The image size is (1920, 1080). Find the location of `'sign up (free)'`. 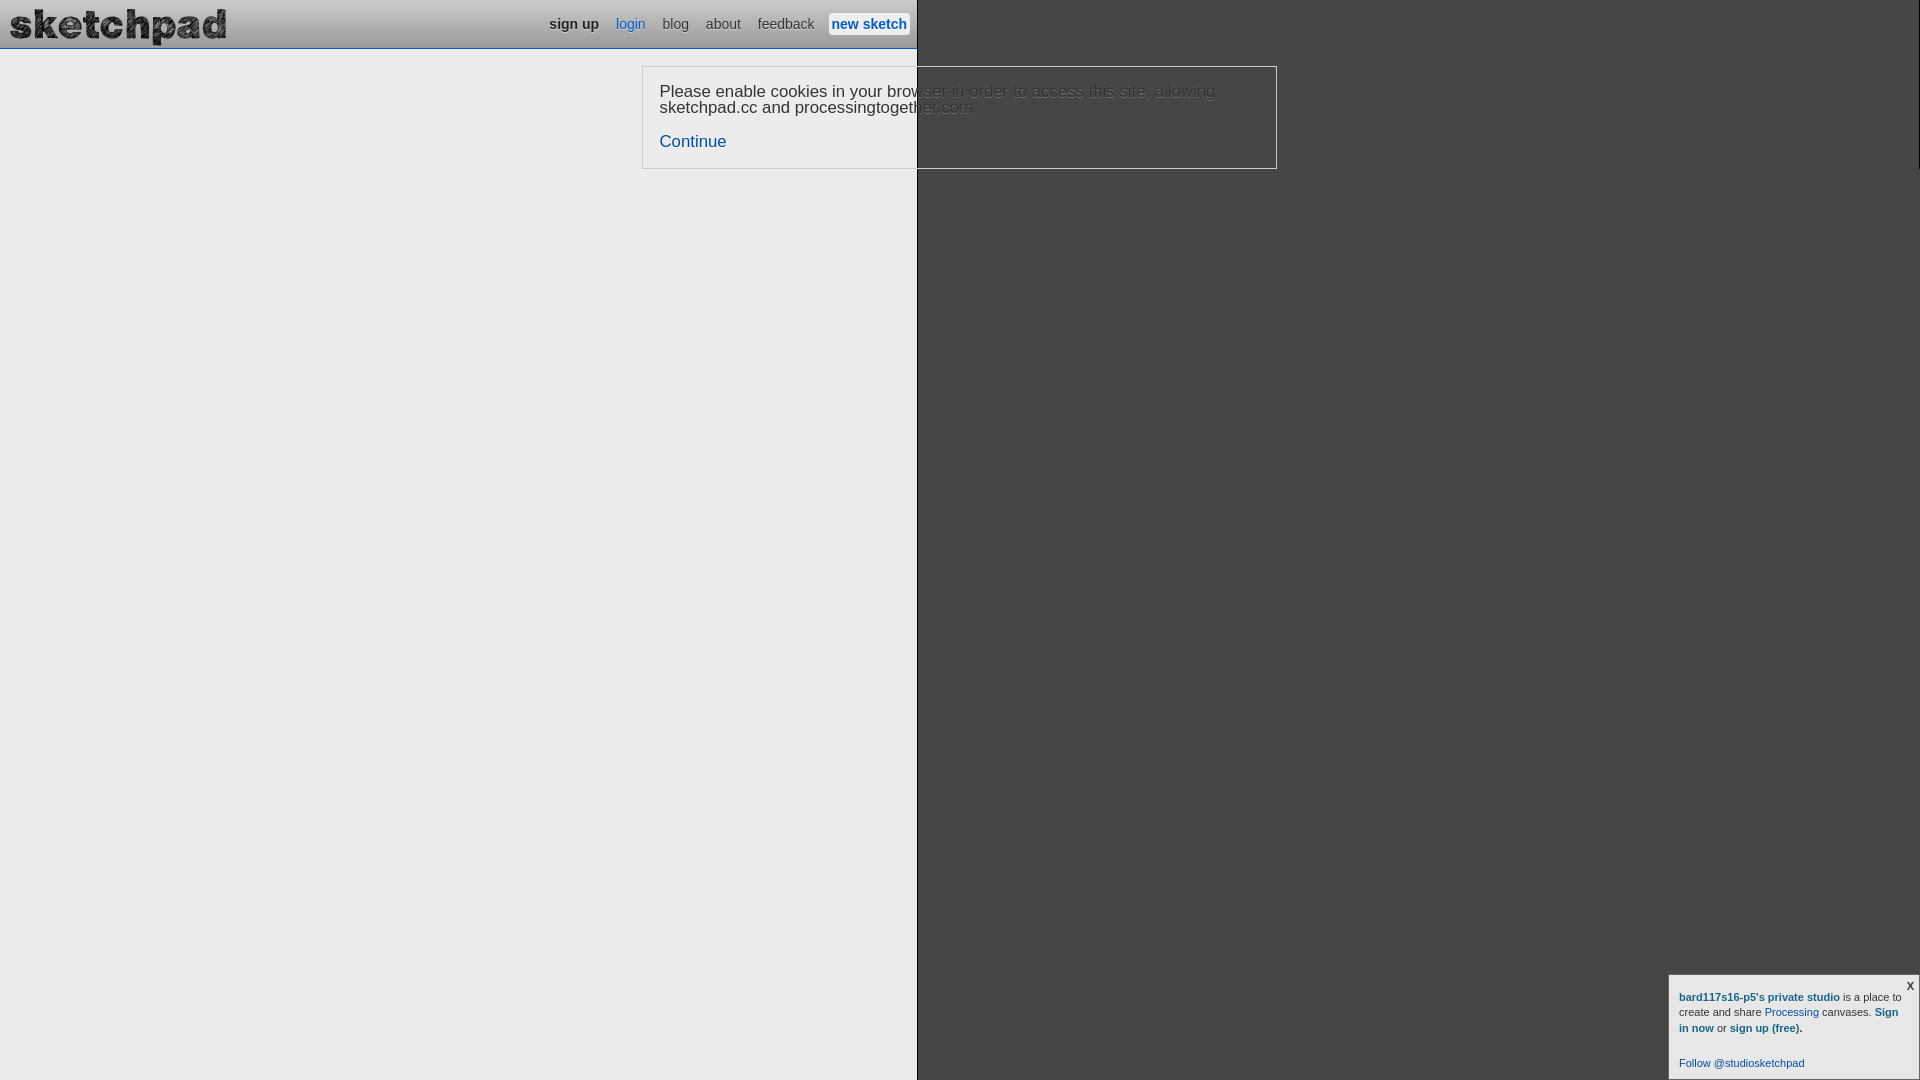

'sign up (free)' is located at coordinates (1765, 1028).